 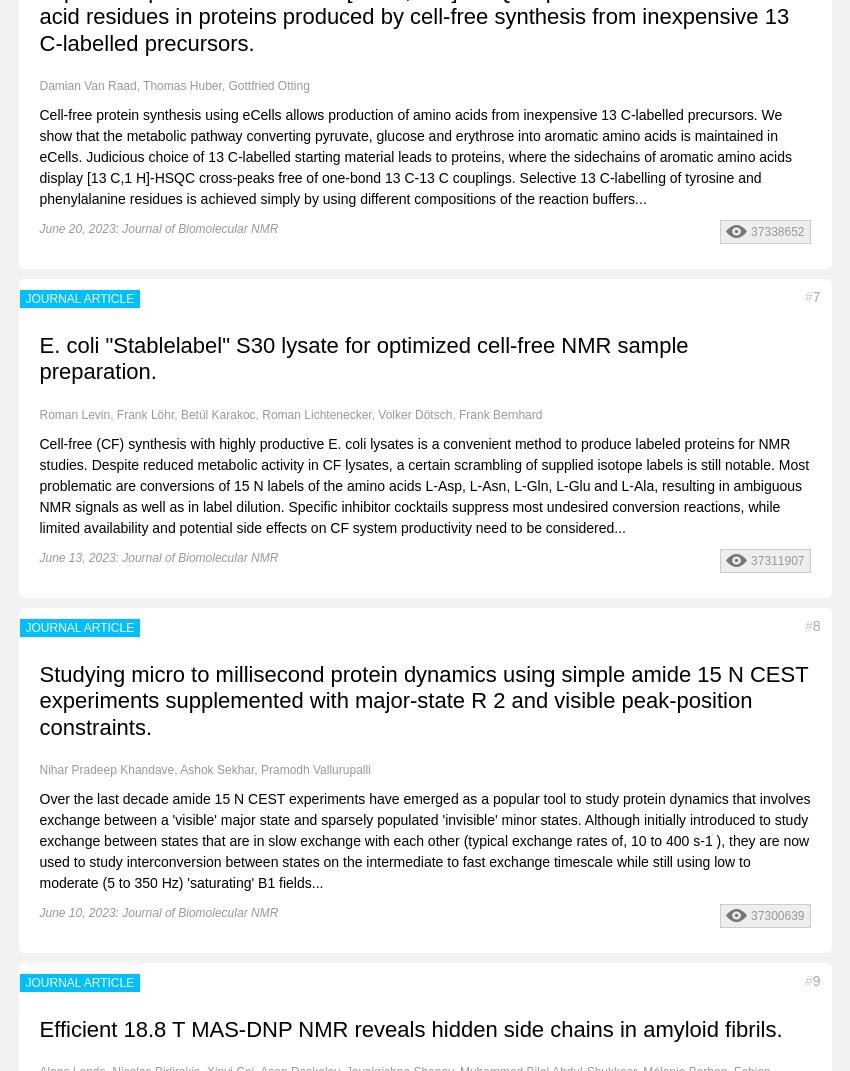 I want to click on 'Studying micro to millisecond protein dynamics using simple amide 15 N CEST experiments supplemented with major-state R 2 and visible peak-position constraints.', so click(x=38, y=700).